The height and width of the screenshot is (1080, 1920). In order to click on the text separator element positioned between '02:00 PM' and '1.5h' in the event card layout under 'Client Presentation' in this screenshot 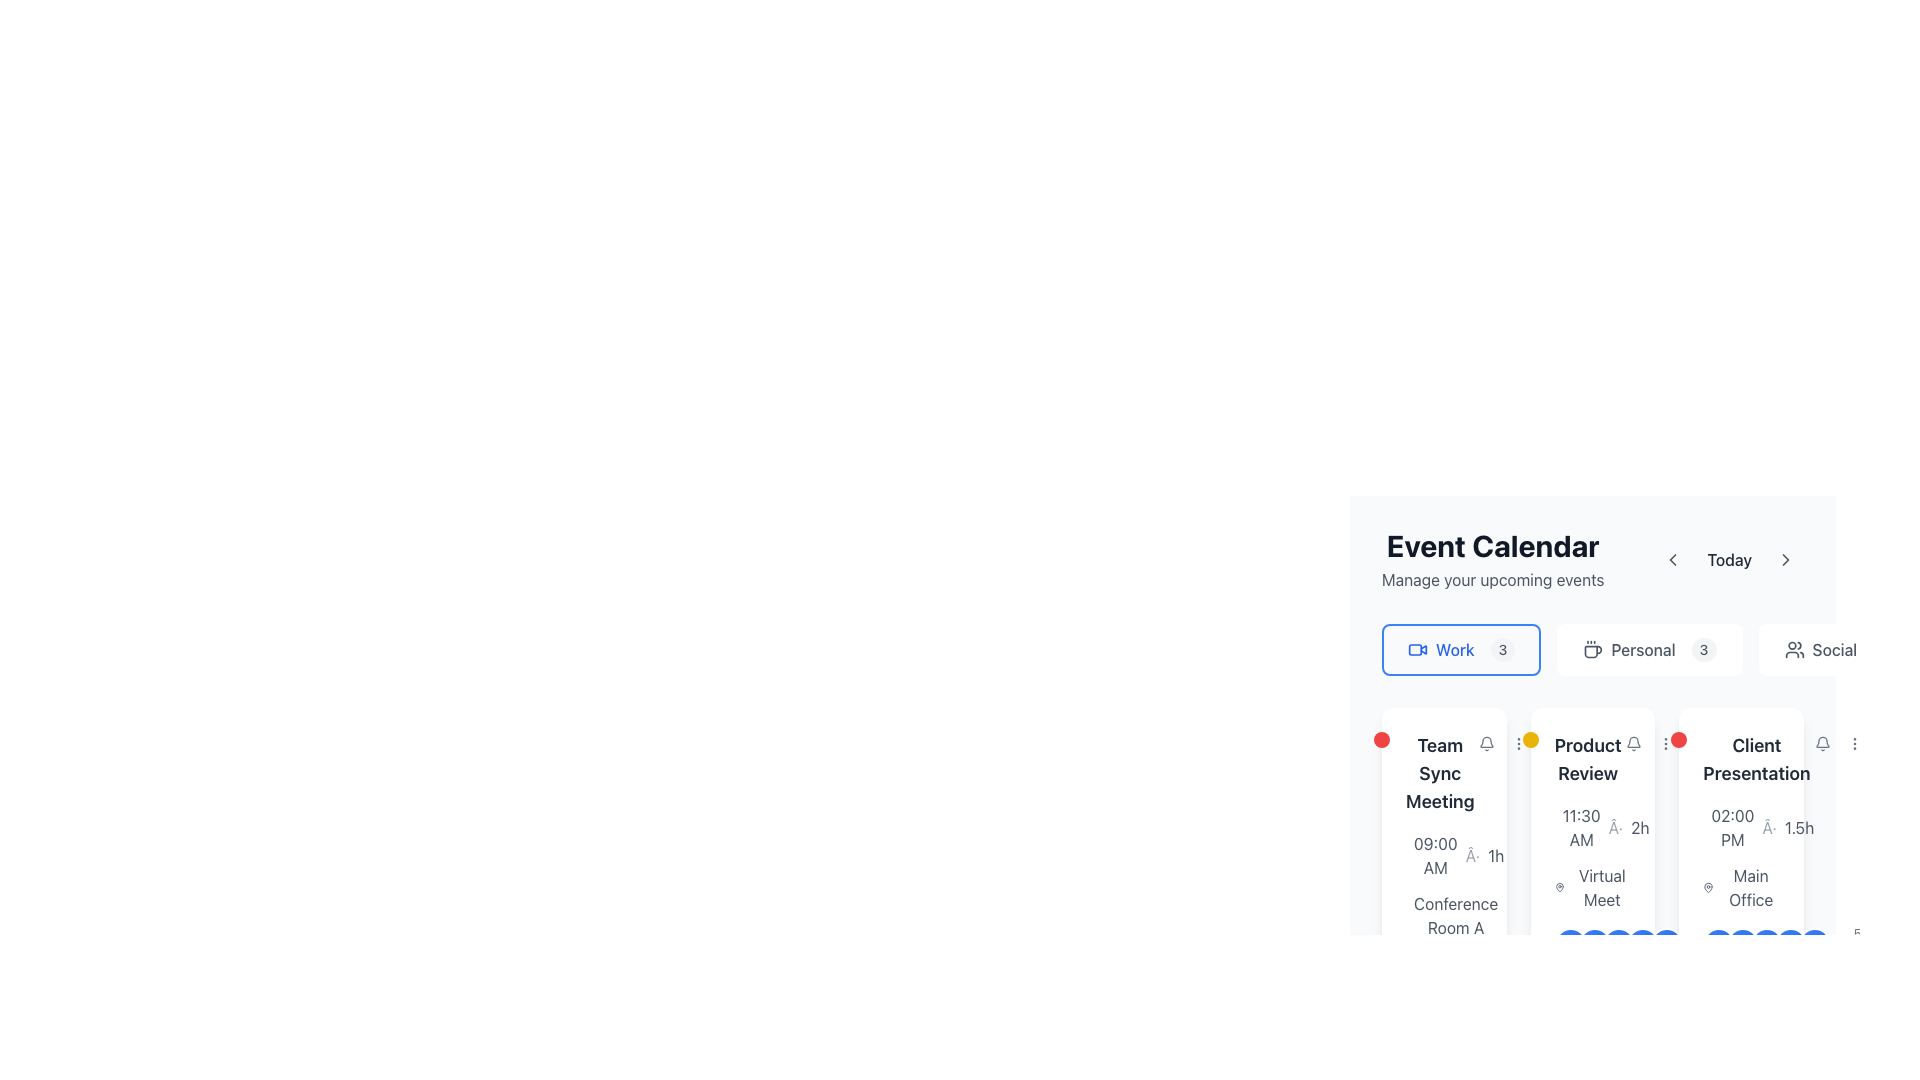, I will do `click(1769, 828)`.